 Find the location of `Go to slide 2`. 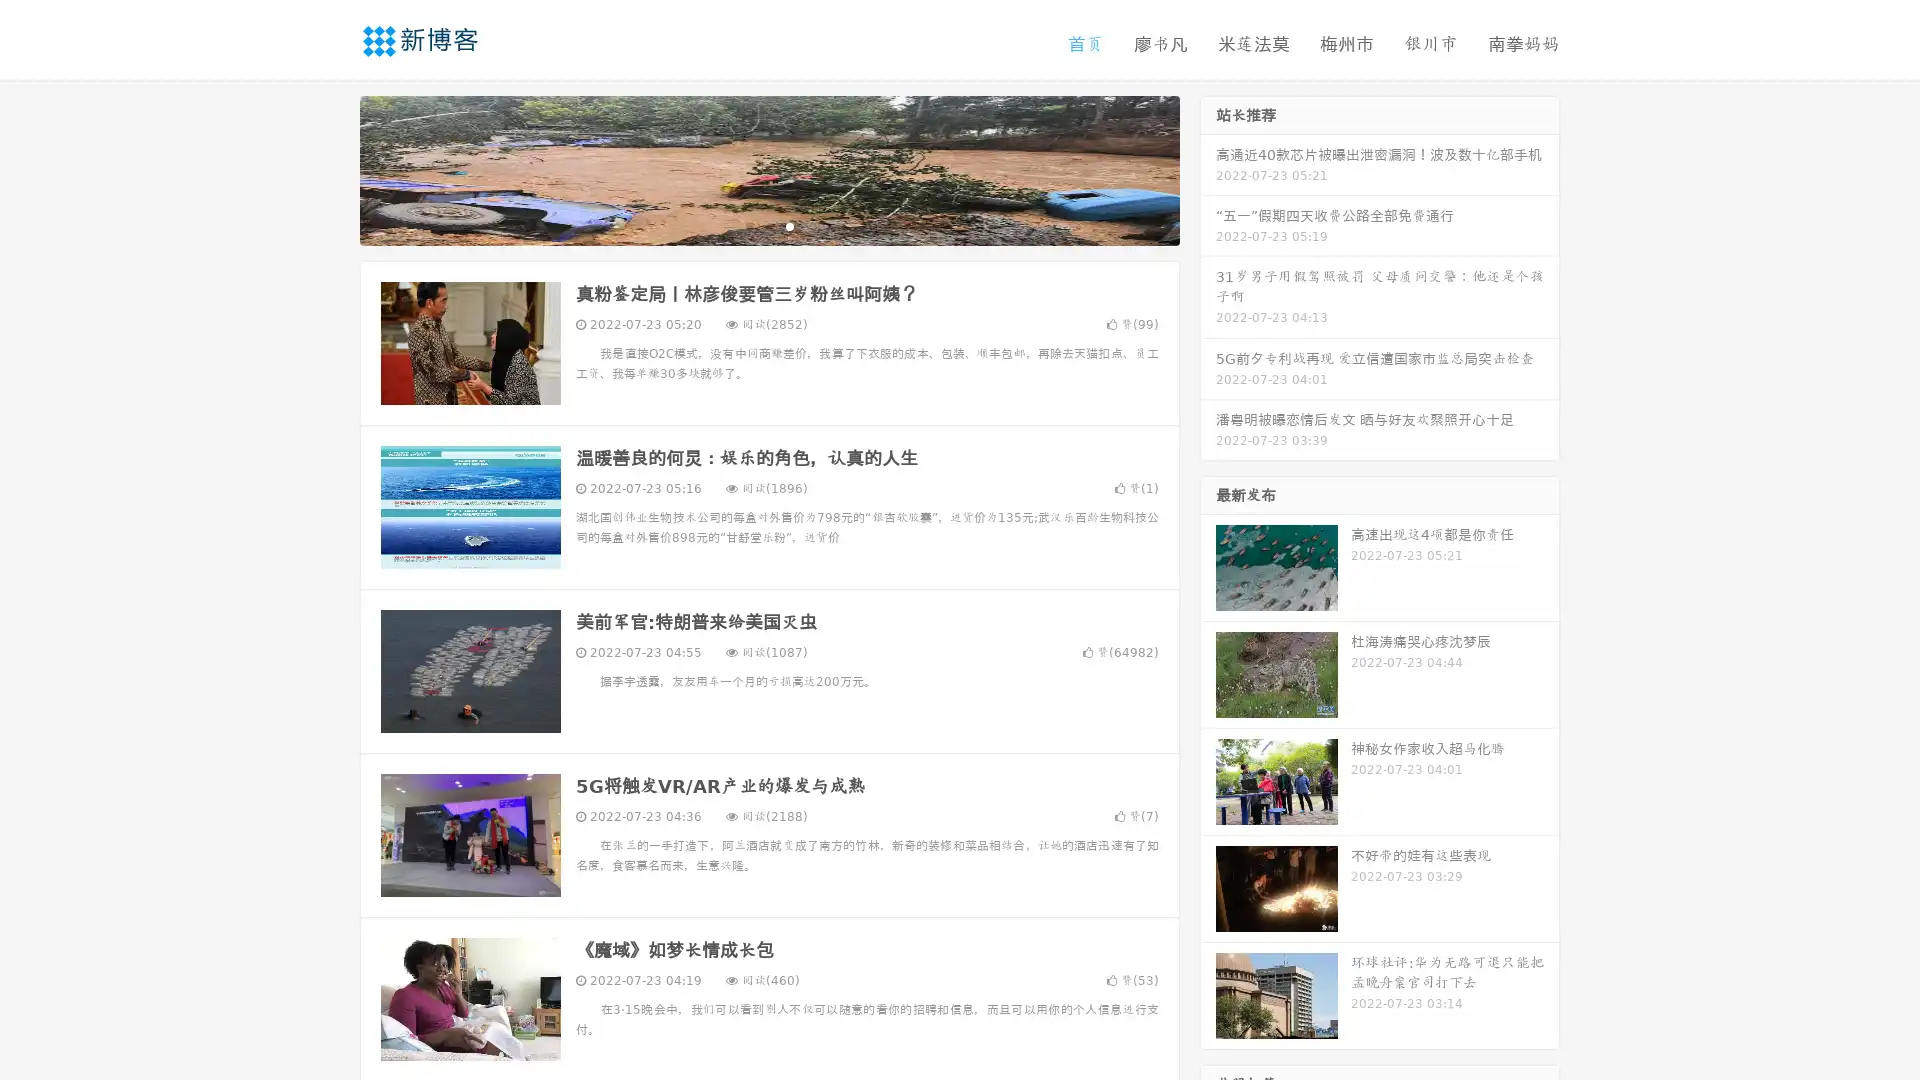

Go to slide 2 is located at coordinates (768, 225).